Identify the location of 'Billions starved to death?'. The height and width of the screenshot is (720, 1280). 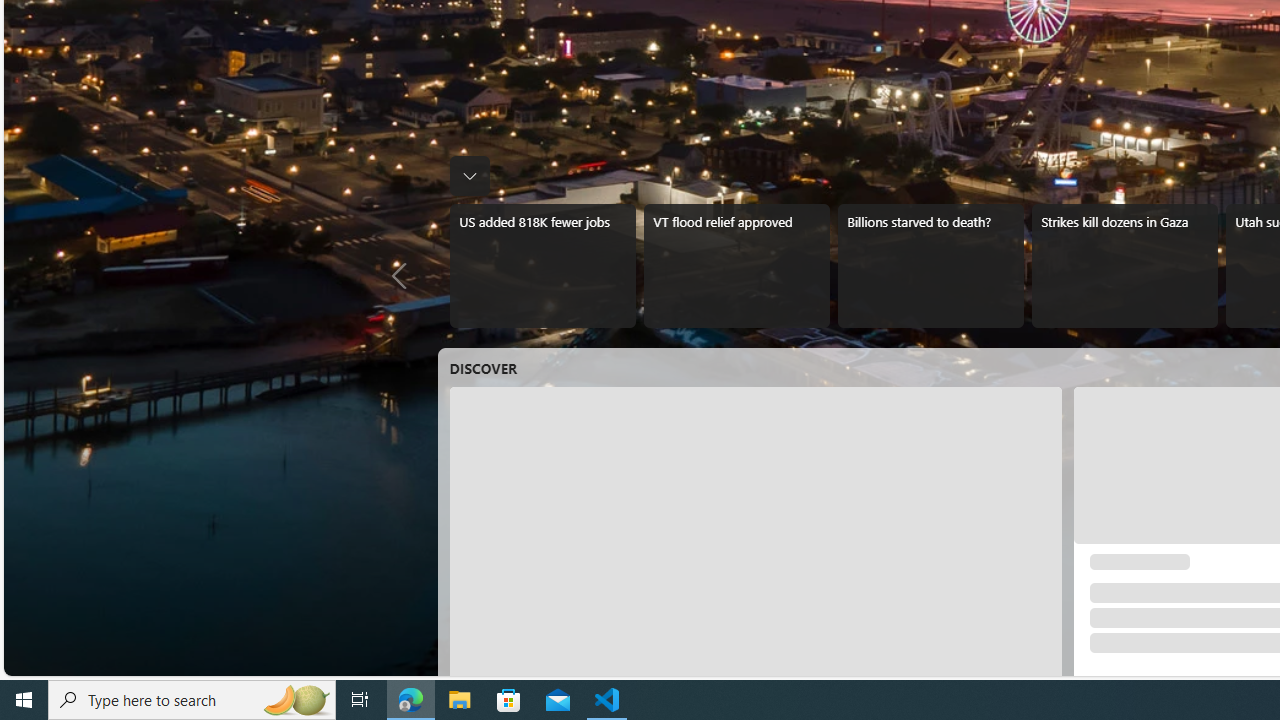
(929, 265).